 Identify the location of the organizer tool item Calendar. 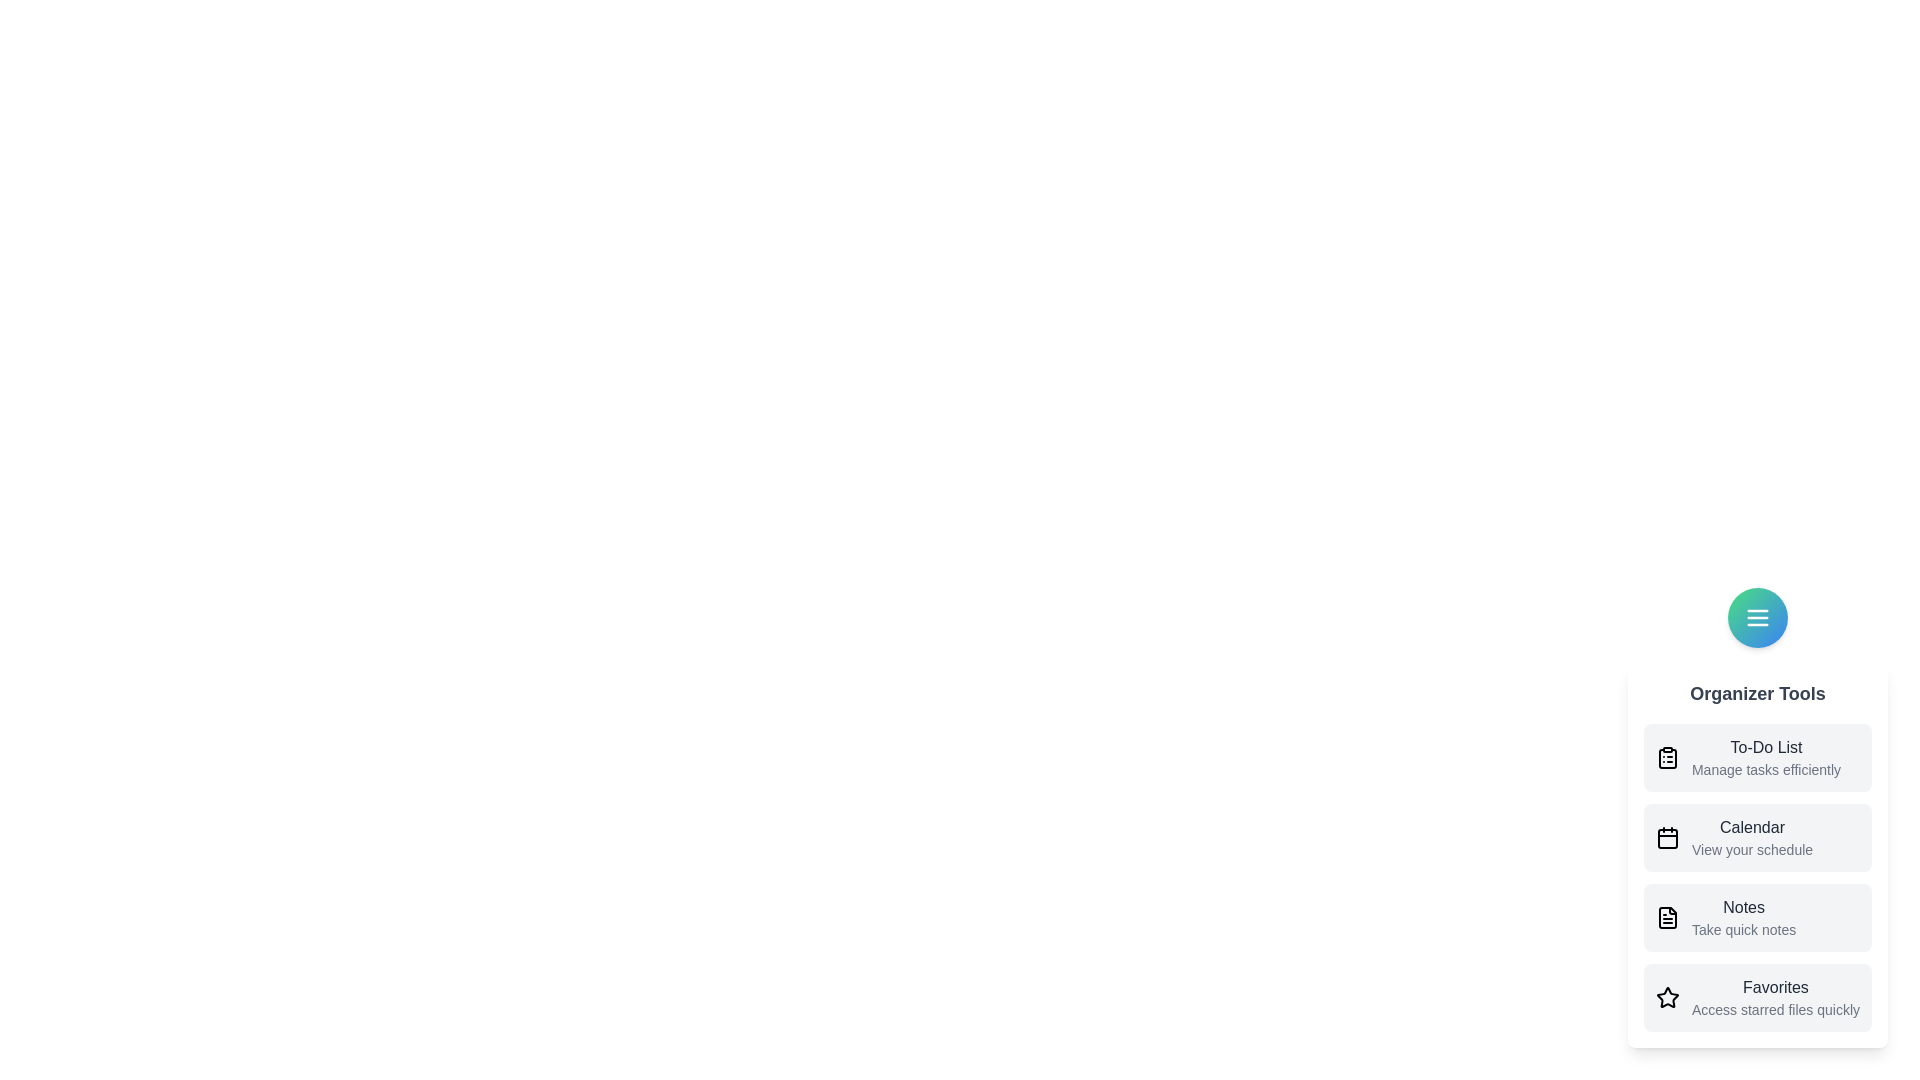
(1756, 837).